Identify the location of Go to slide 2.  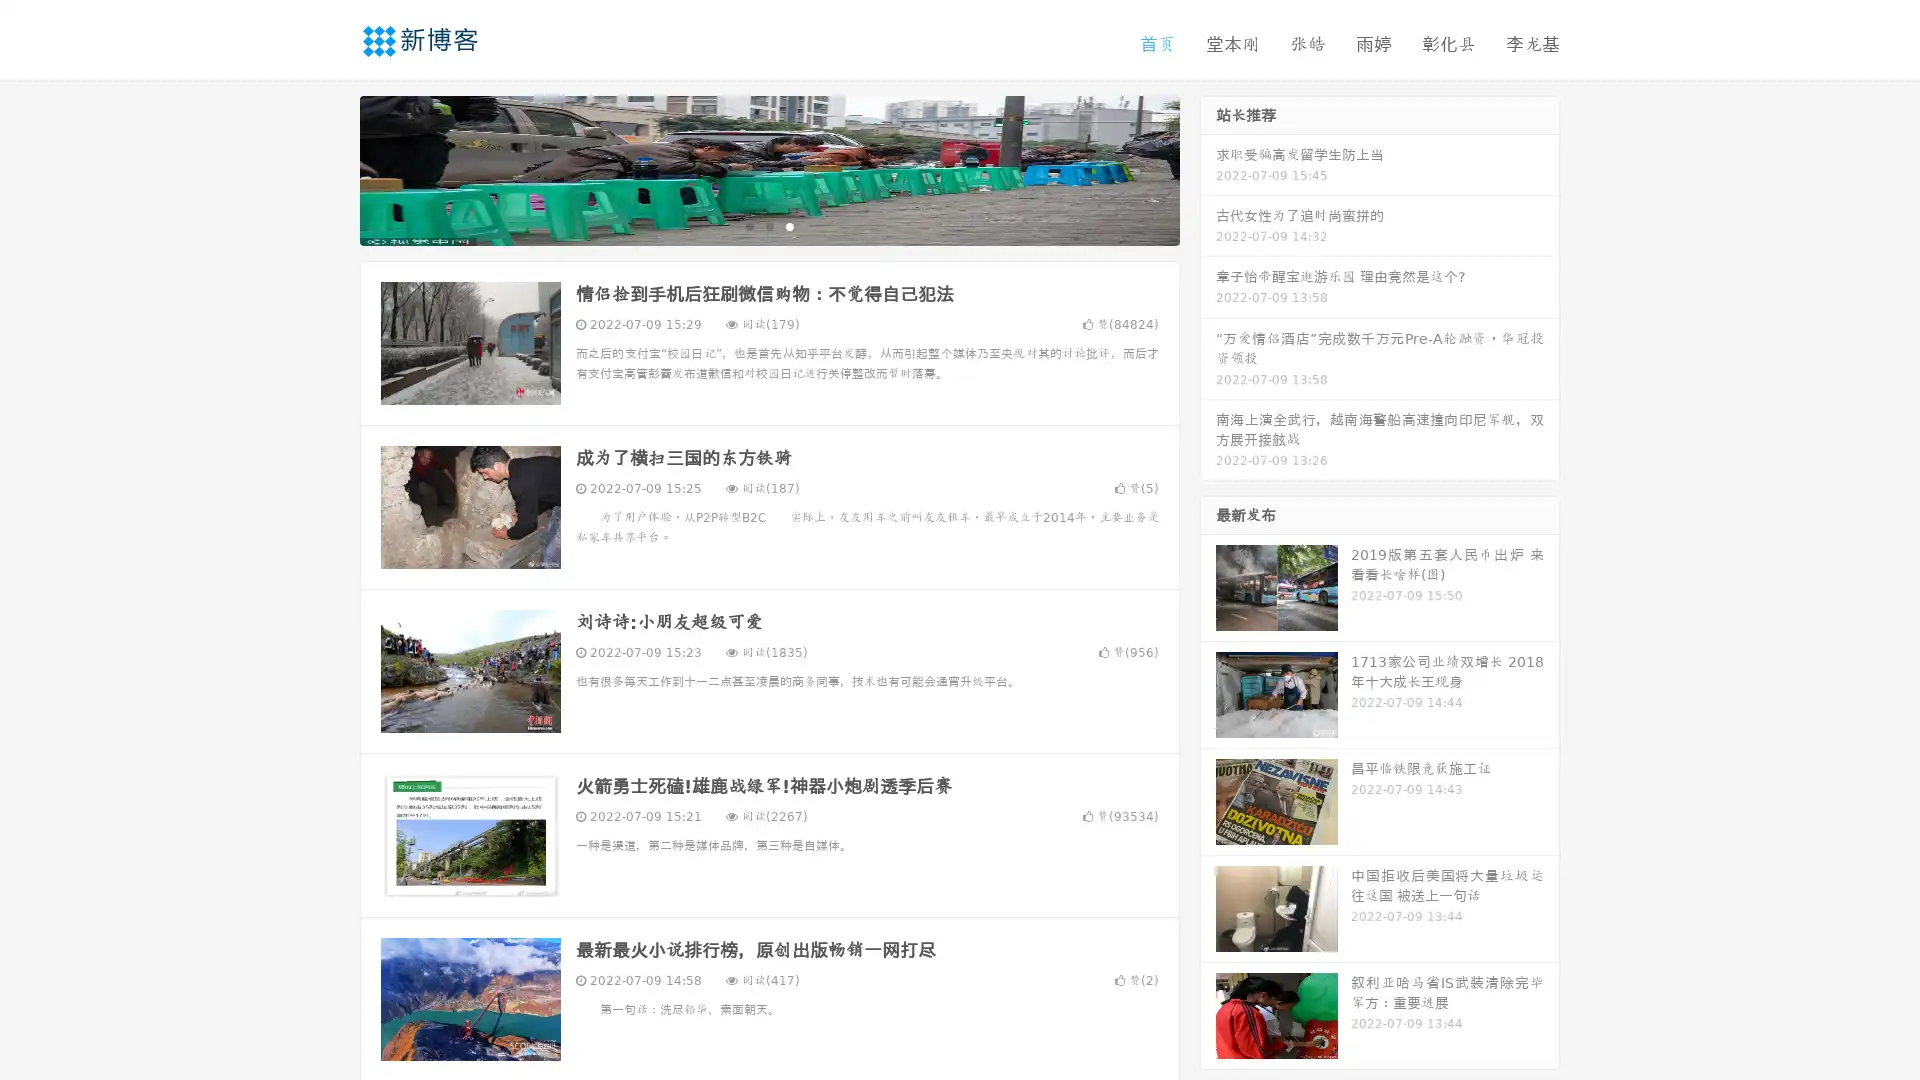
(768, 225).